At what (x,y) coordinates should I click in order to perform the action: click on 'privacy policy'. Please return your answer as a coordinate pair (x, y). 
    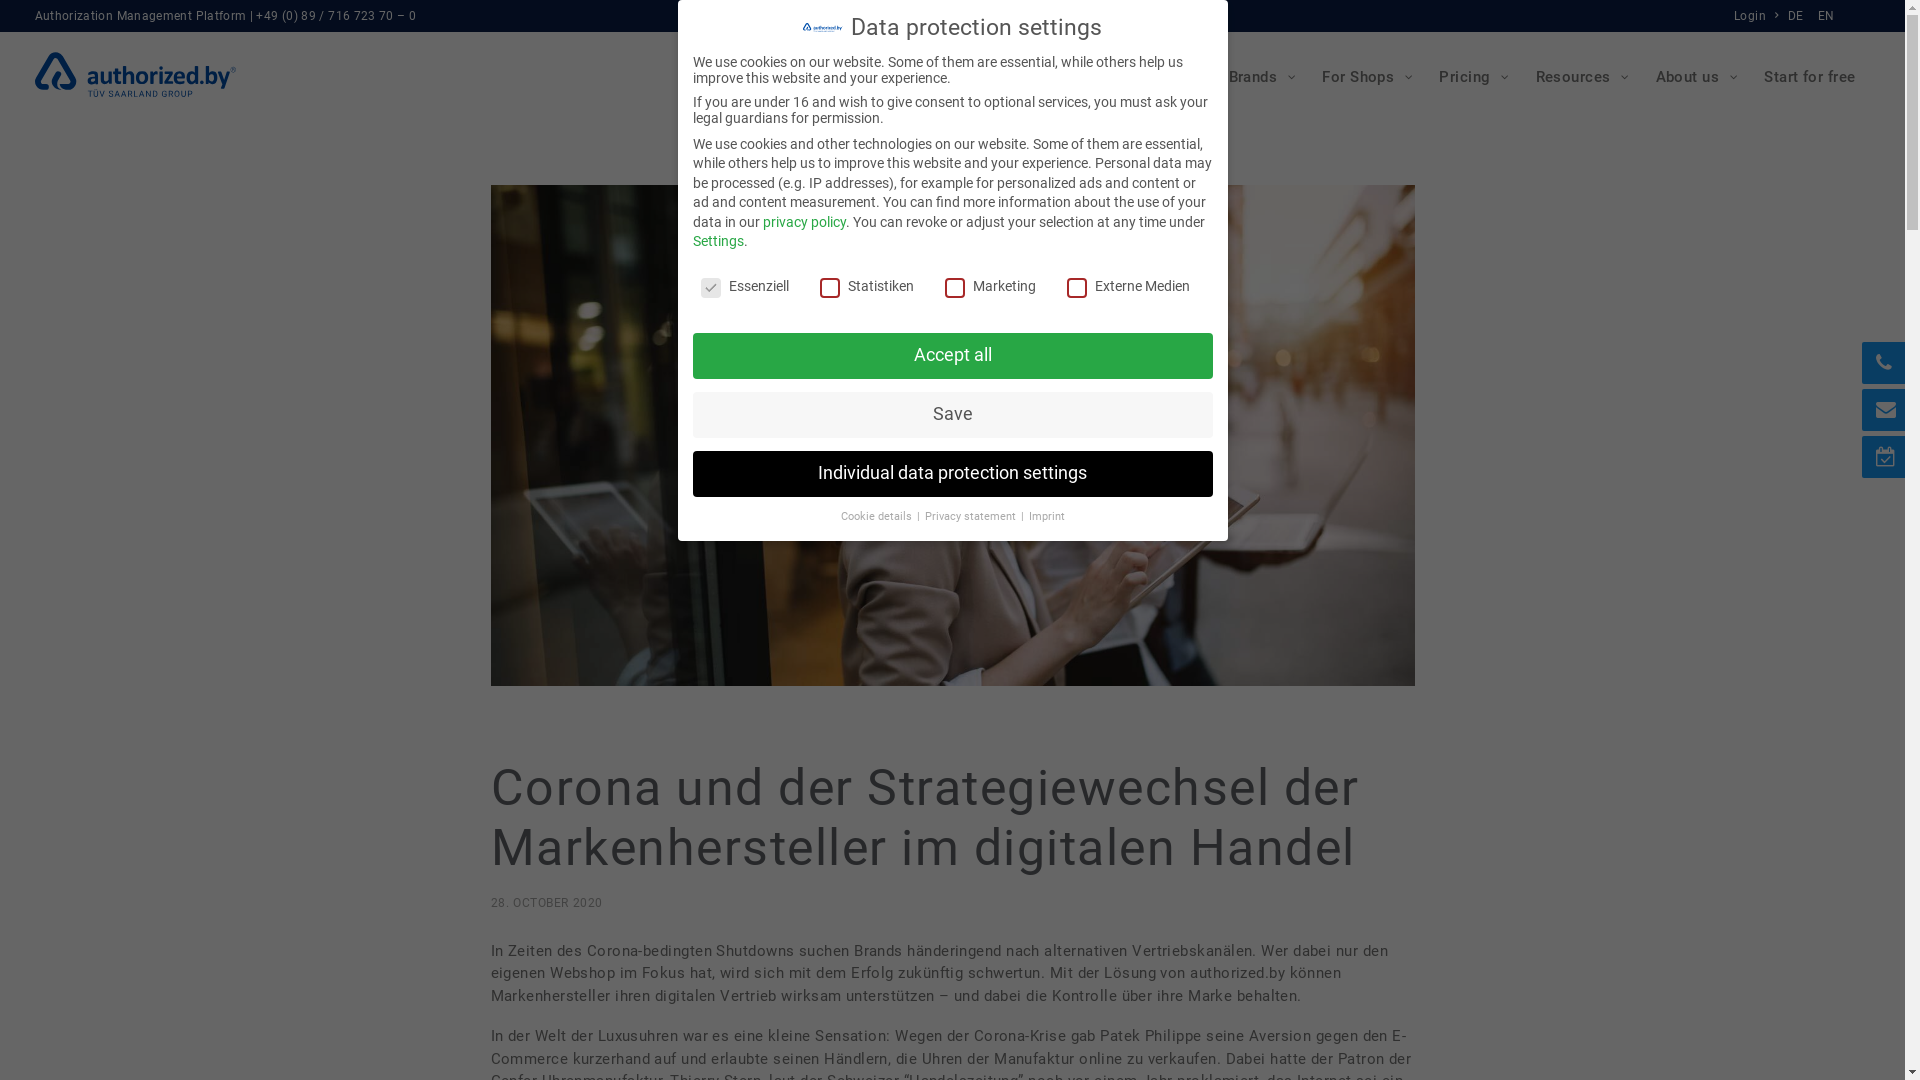
    Looking at the image, I should click on (803, 222).